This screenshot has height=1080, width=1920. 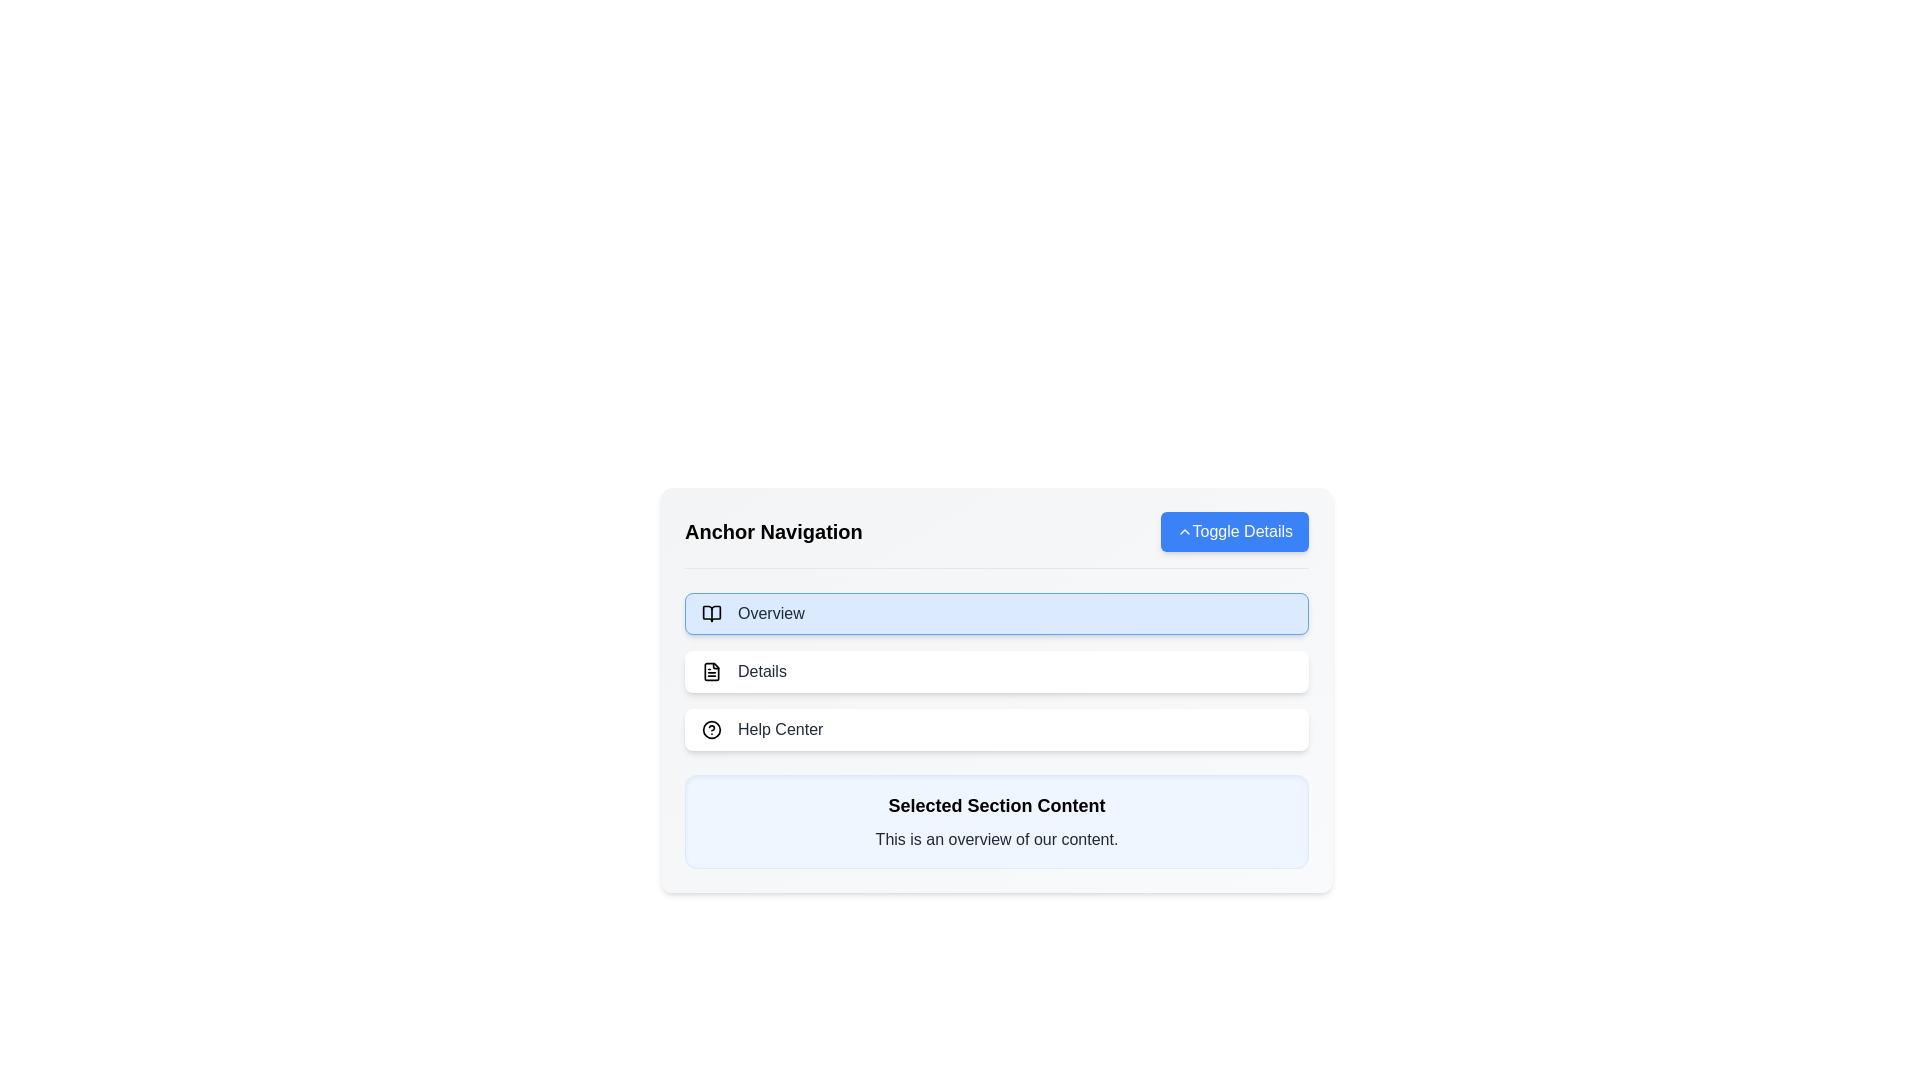 What do you see at coordinates (711, 671) in the screenshot?
I see `the illustrative icon representing text or document content that is located to the left of the 'Details' label, which is the second item in a vertically arranged list of options` at bounding box center [711, 671].